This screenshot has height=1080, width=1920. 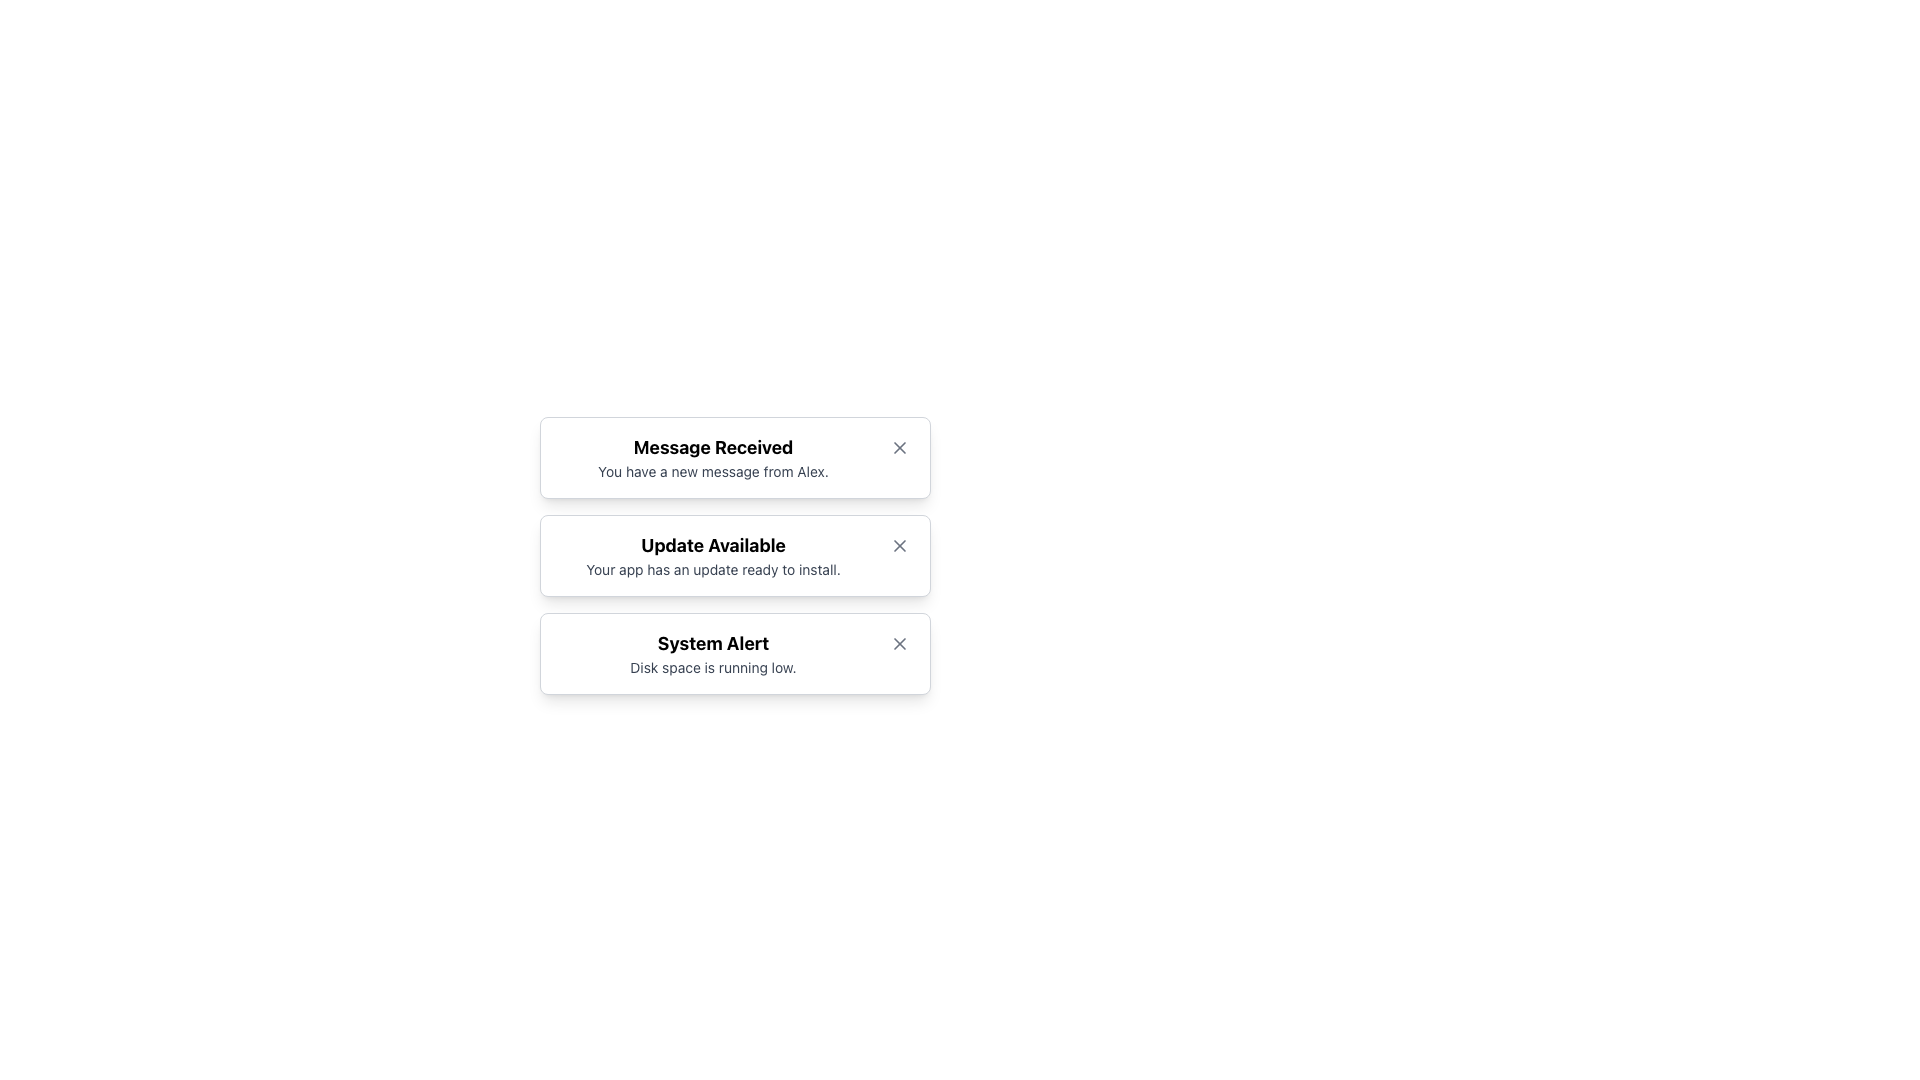 I want to click on the close button icon (SVG 'X') located at the top-right of the 'Message Received' notification card, so click(x=899, y=446).